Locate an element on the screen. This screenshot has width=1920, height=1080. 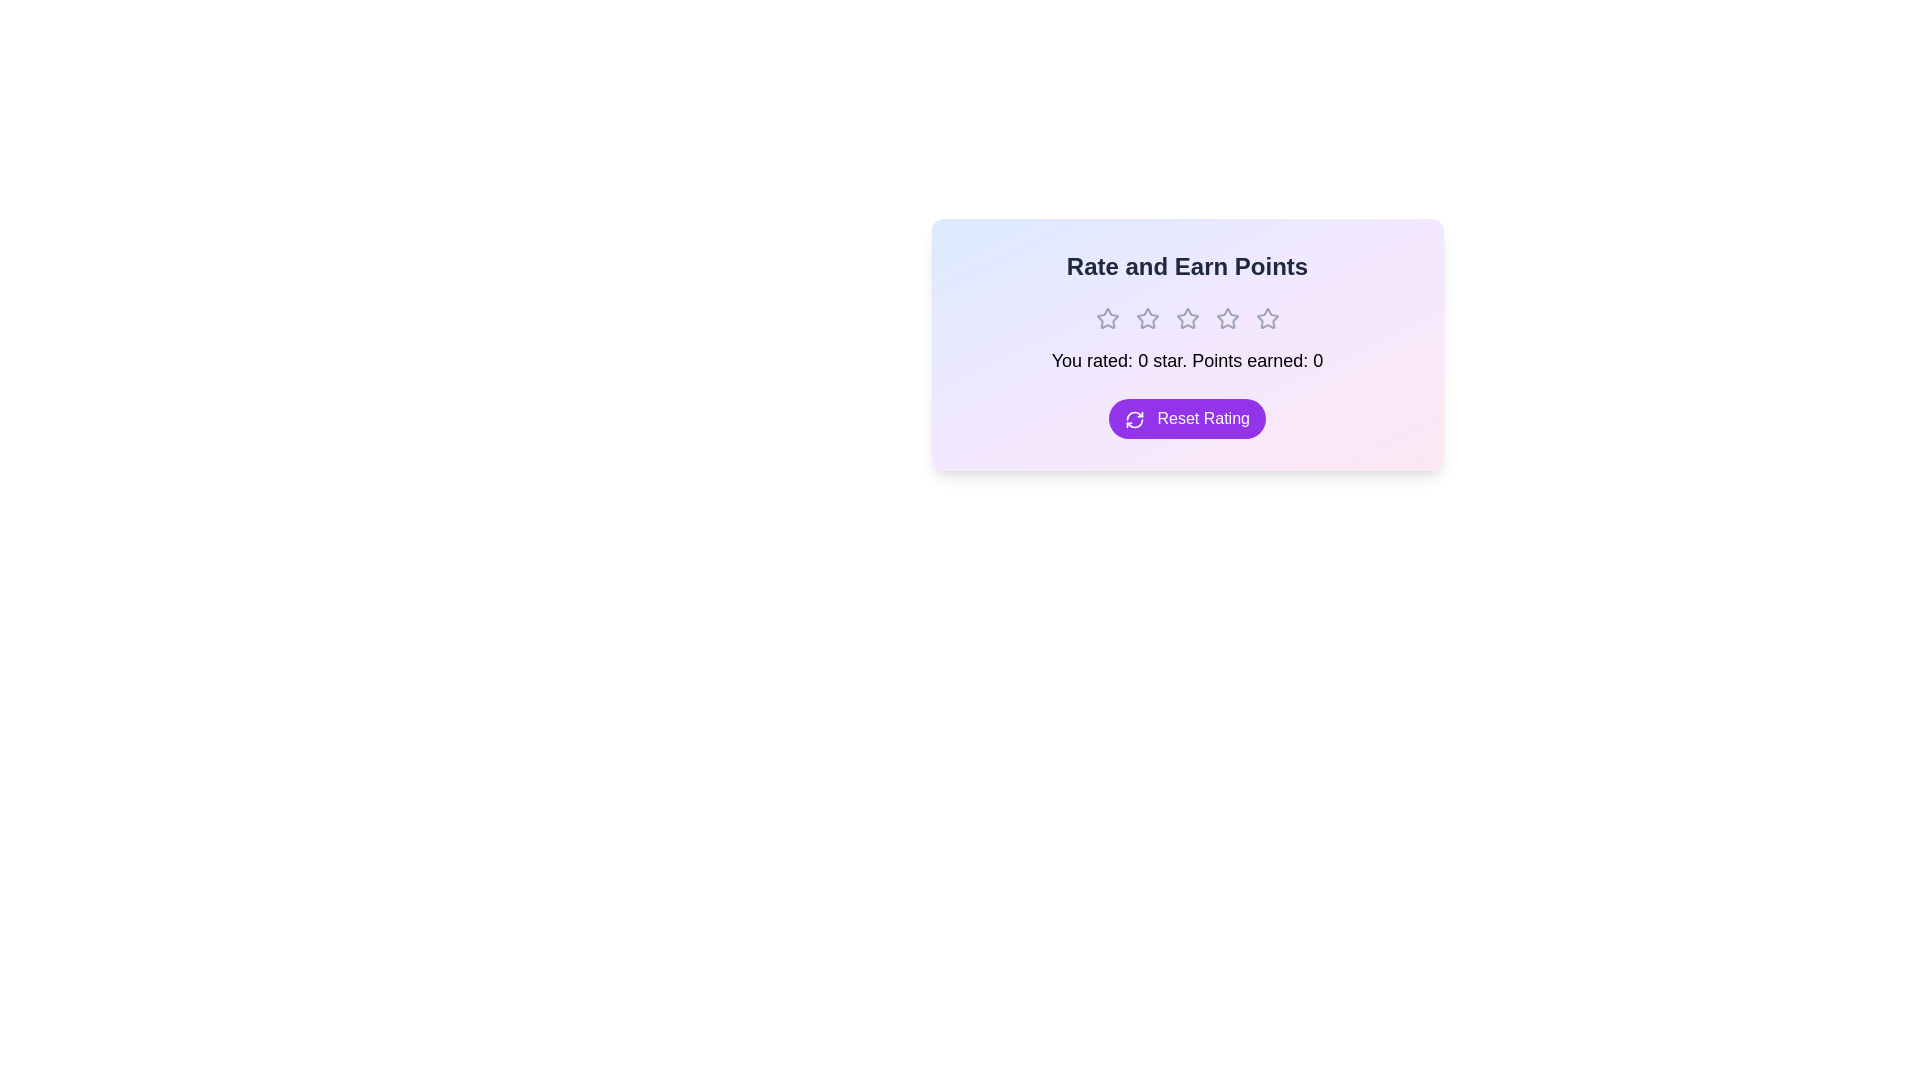
the 'Reset Rating' button to clear the current rating is located at coordinates (1187, 418).